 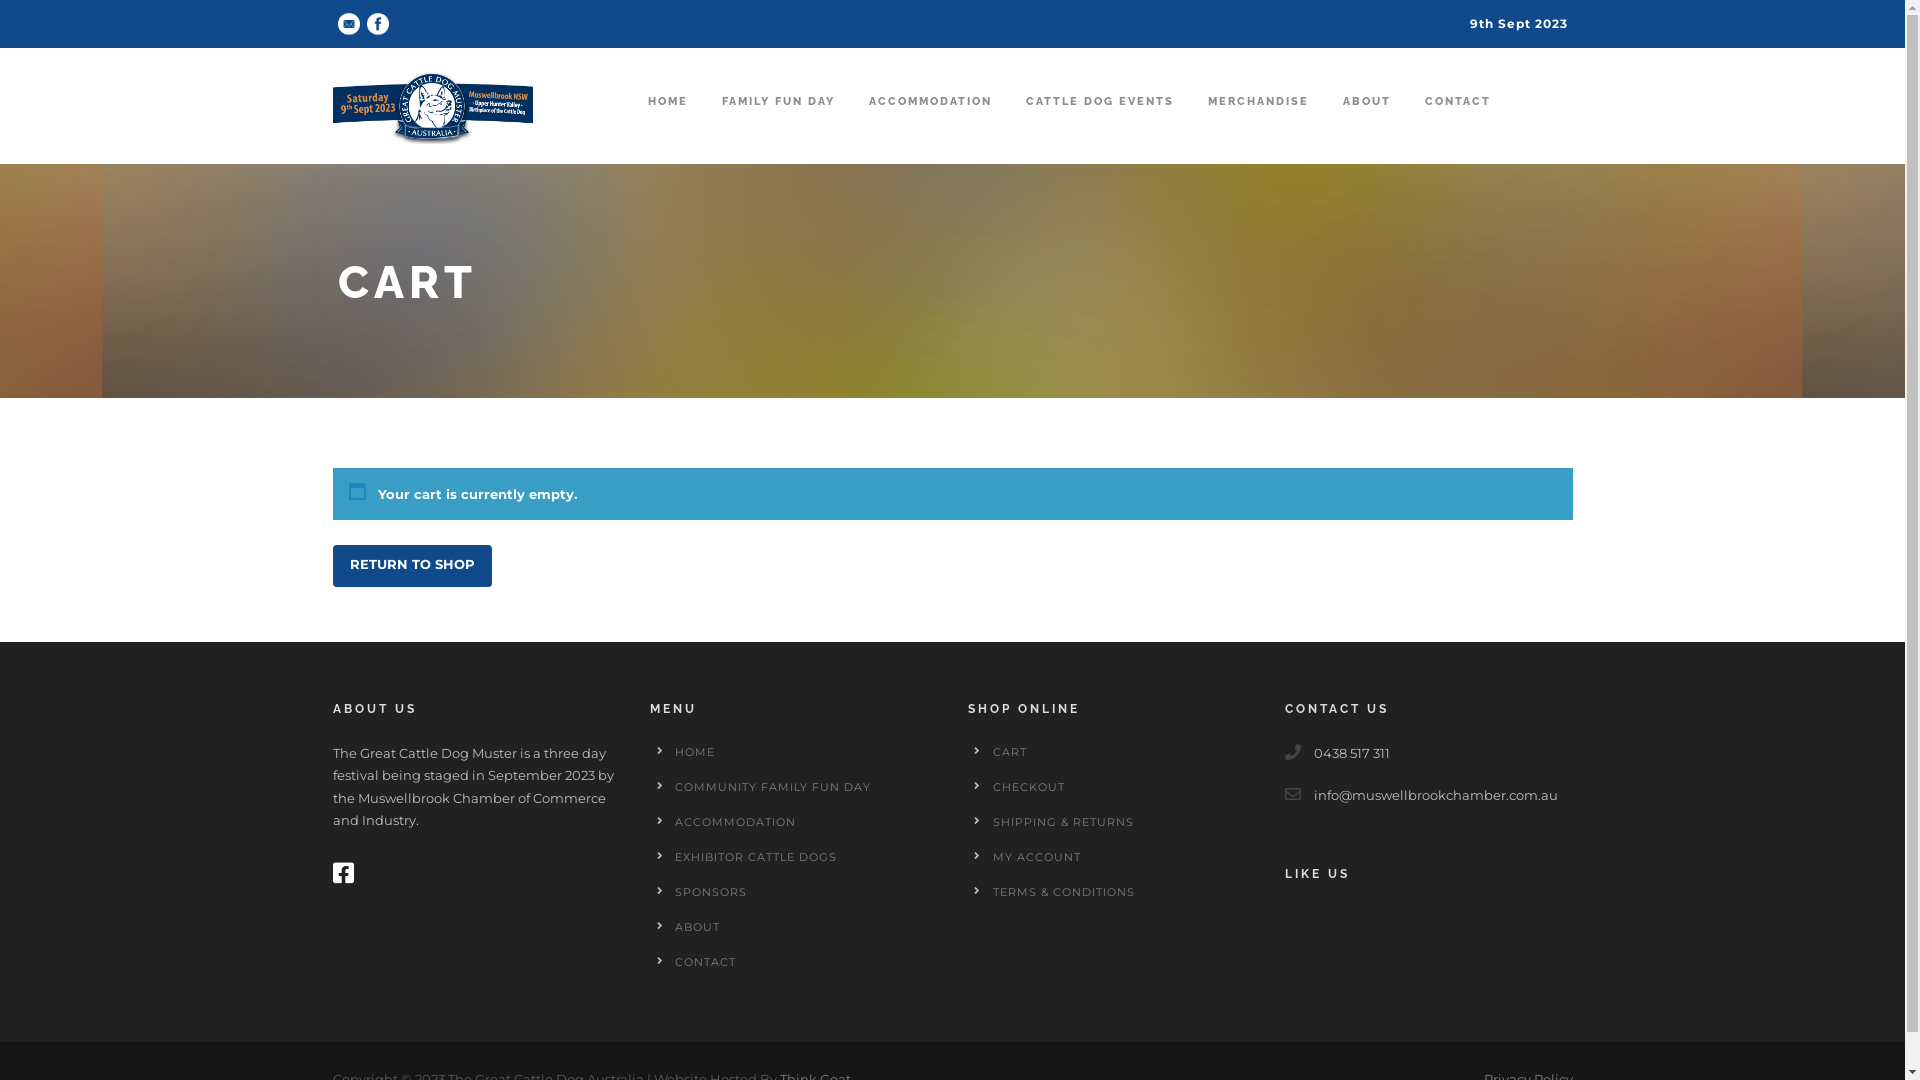 What do you see at coordinates (410, 566) in the screenshot?
I see `'RETURN TO SHOP'` at bounding box center [410, 566].